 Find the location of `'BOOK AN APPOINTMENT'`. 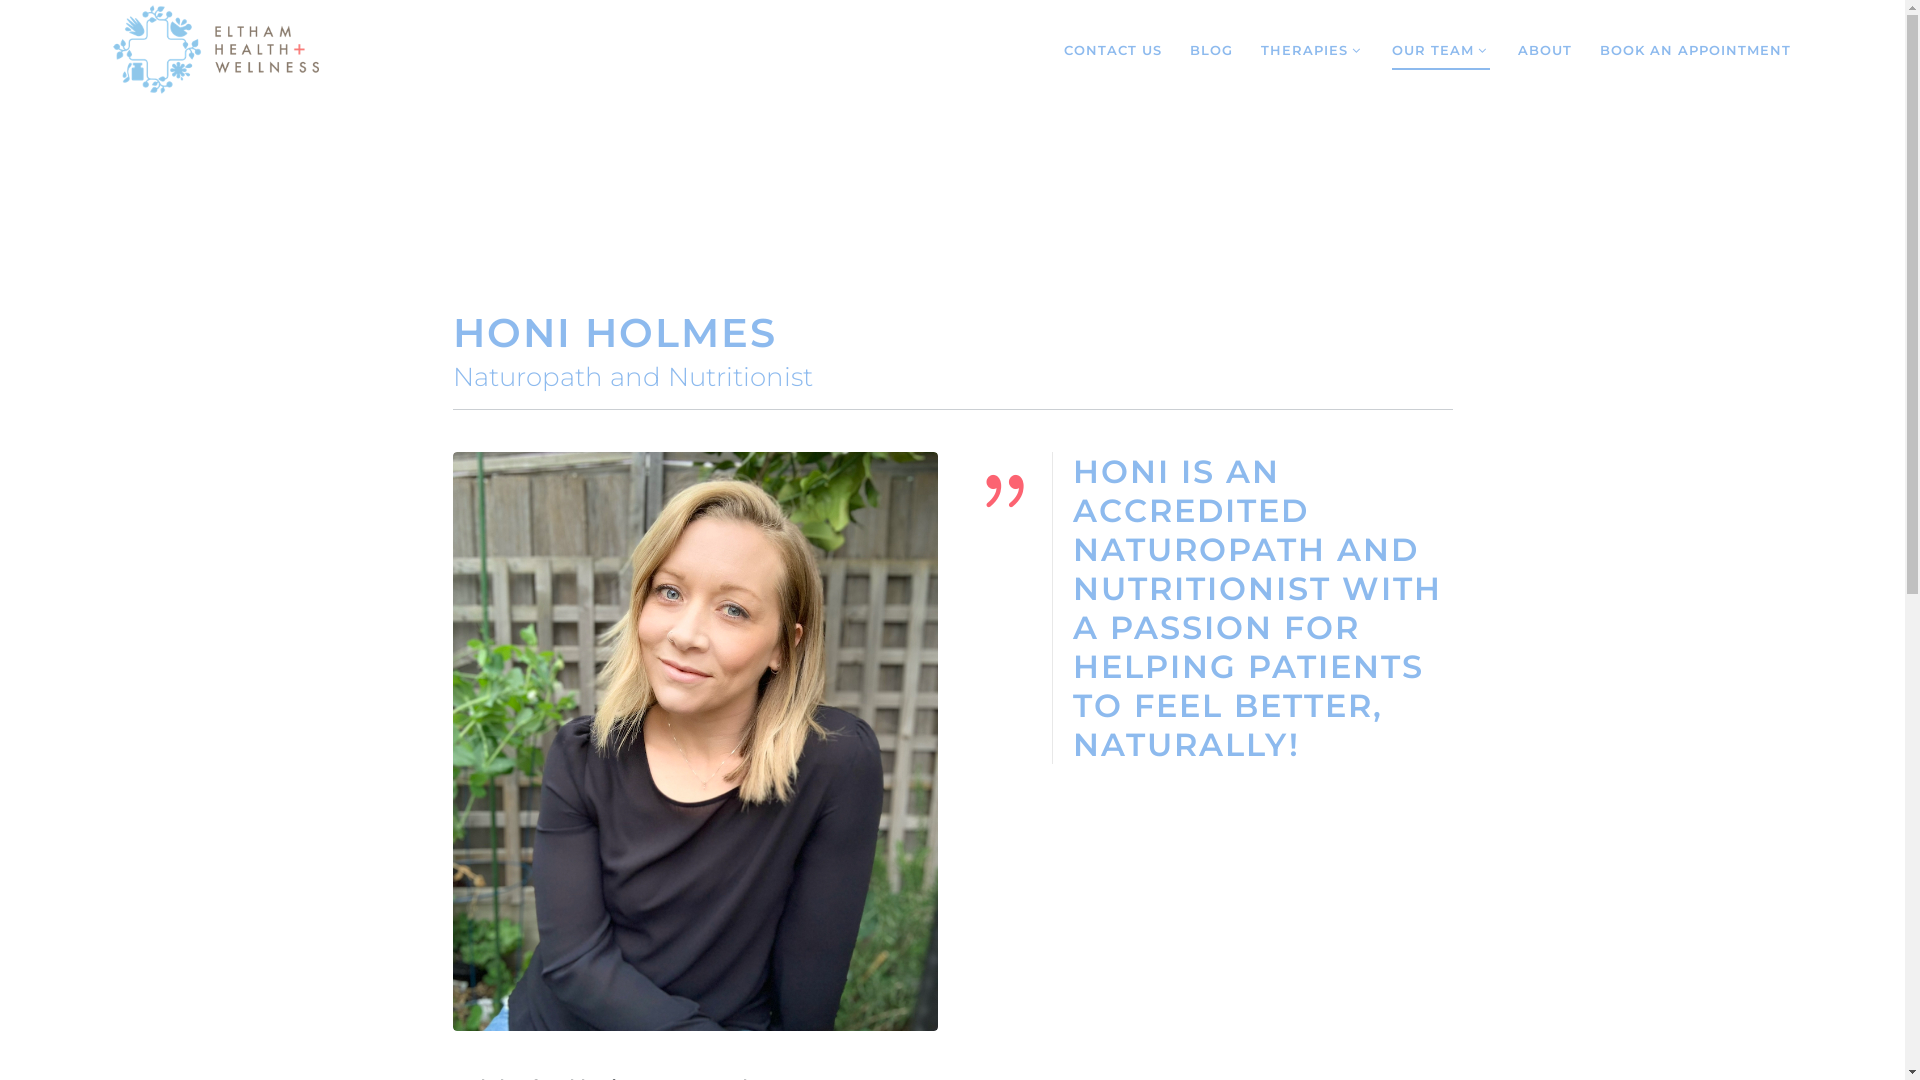

'BOOK AN APPOINTMENT' is located at coordinates (1694, 49).